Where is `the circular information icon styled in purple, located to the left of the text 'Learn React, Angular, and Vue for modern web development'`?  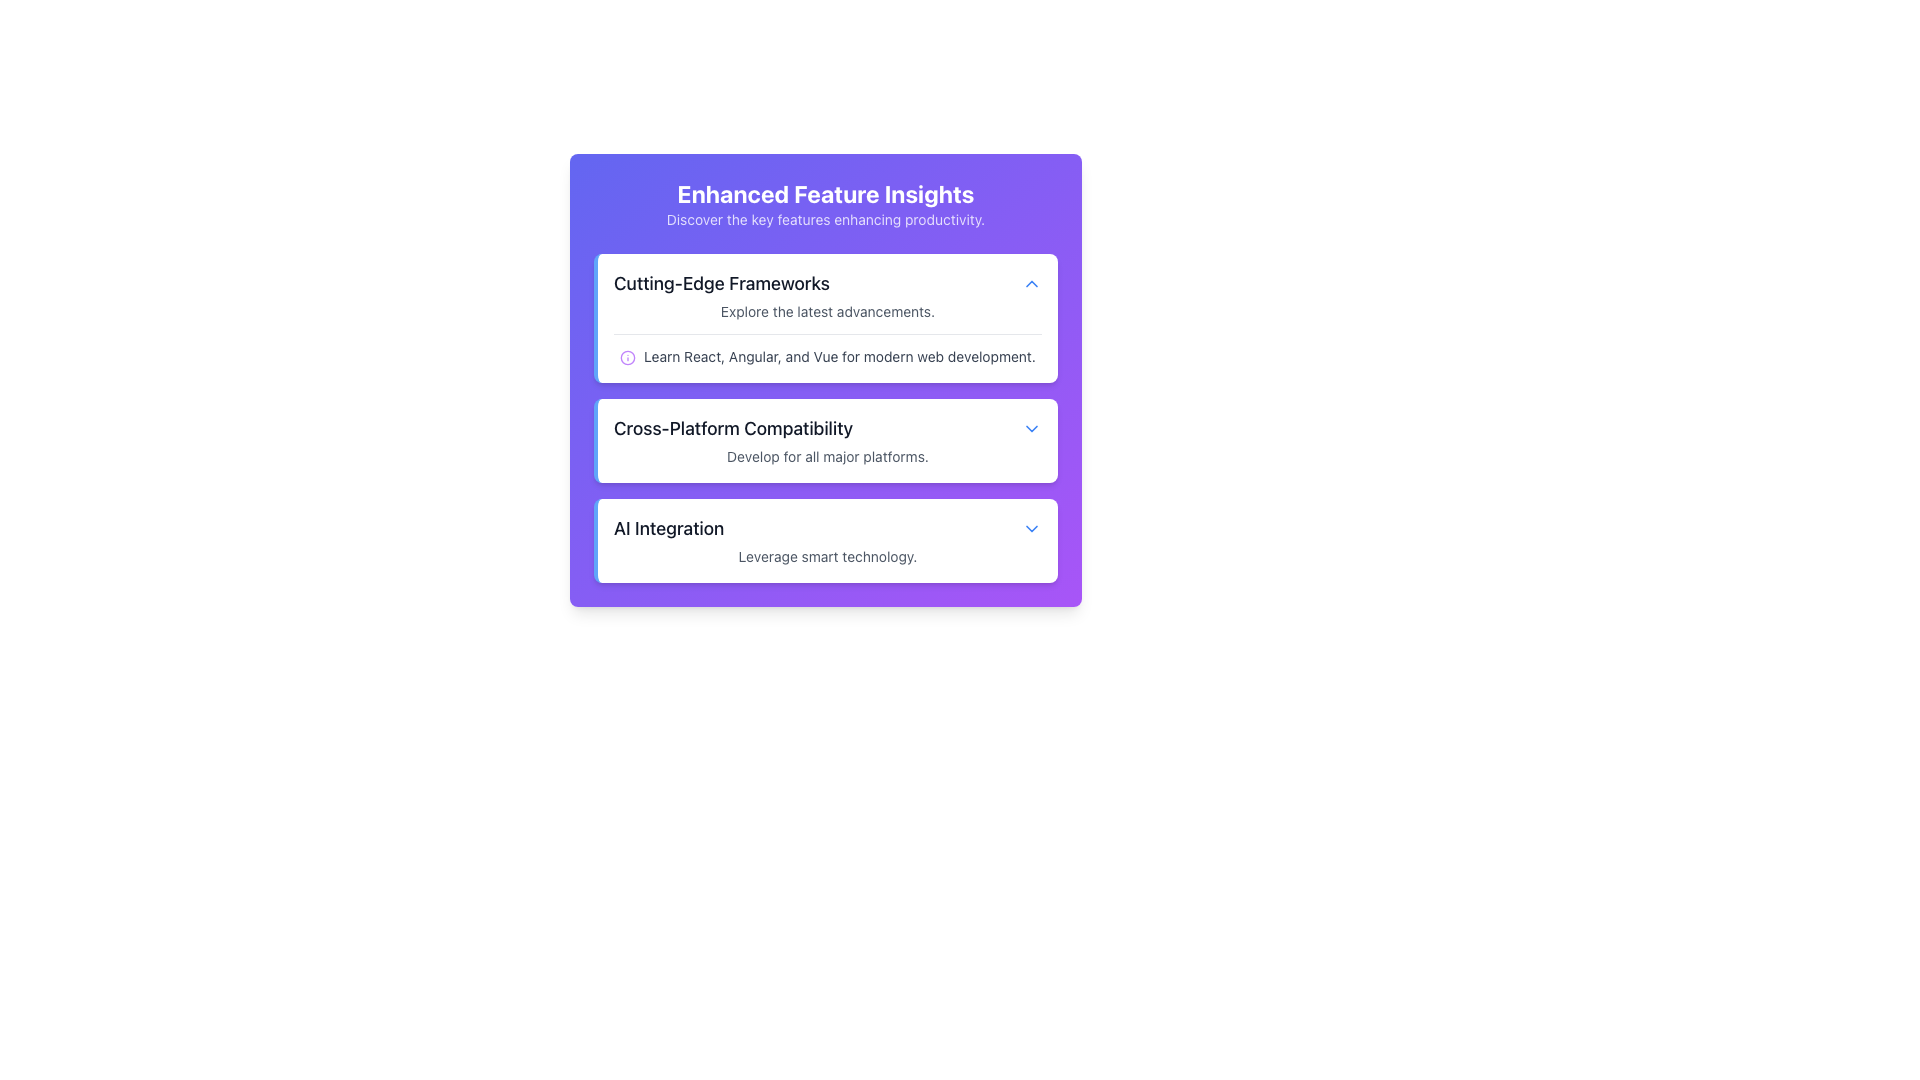
the circular information icon styled in purple, located to the left of the text 'Learn React, Angular, and Vue for modern web development' is located at coordinates (627, 357).